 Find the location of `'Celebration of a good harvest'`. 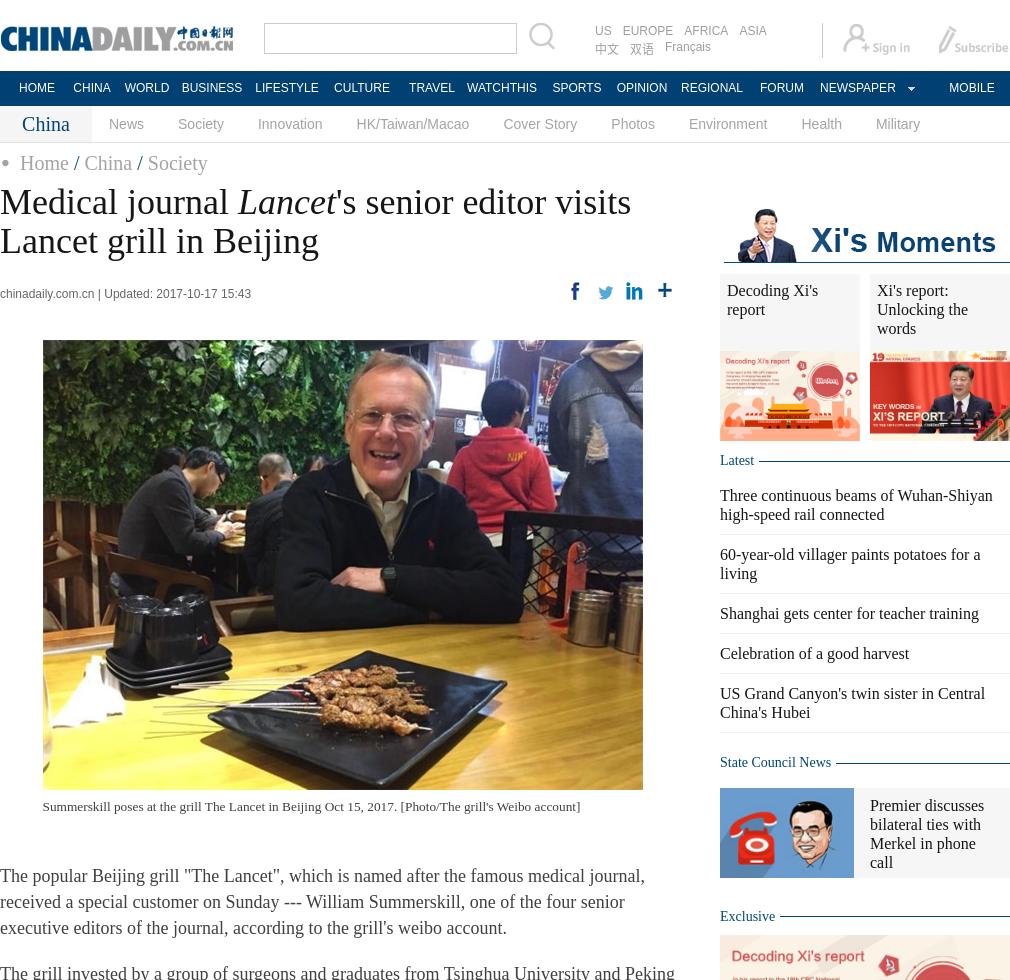

'Celebration of a good harvest' is located at coordinates (814, 653).